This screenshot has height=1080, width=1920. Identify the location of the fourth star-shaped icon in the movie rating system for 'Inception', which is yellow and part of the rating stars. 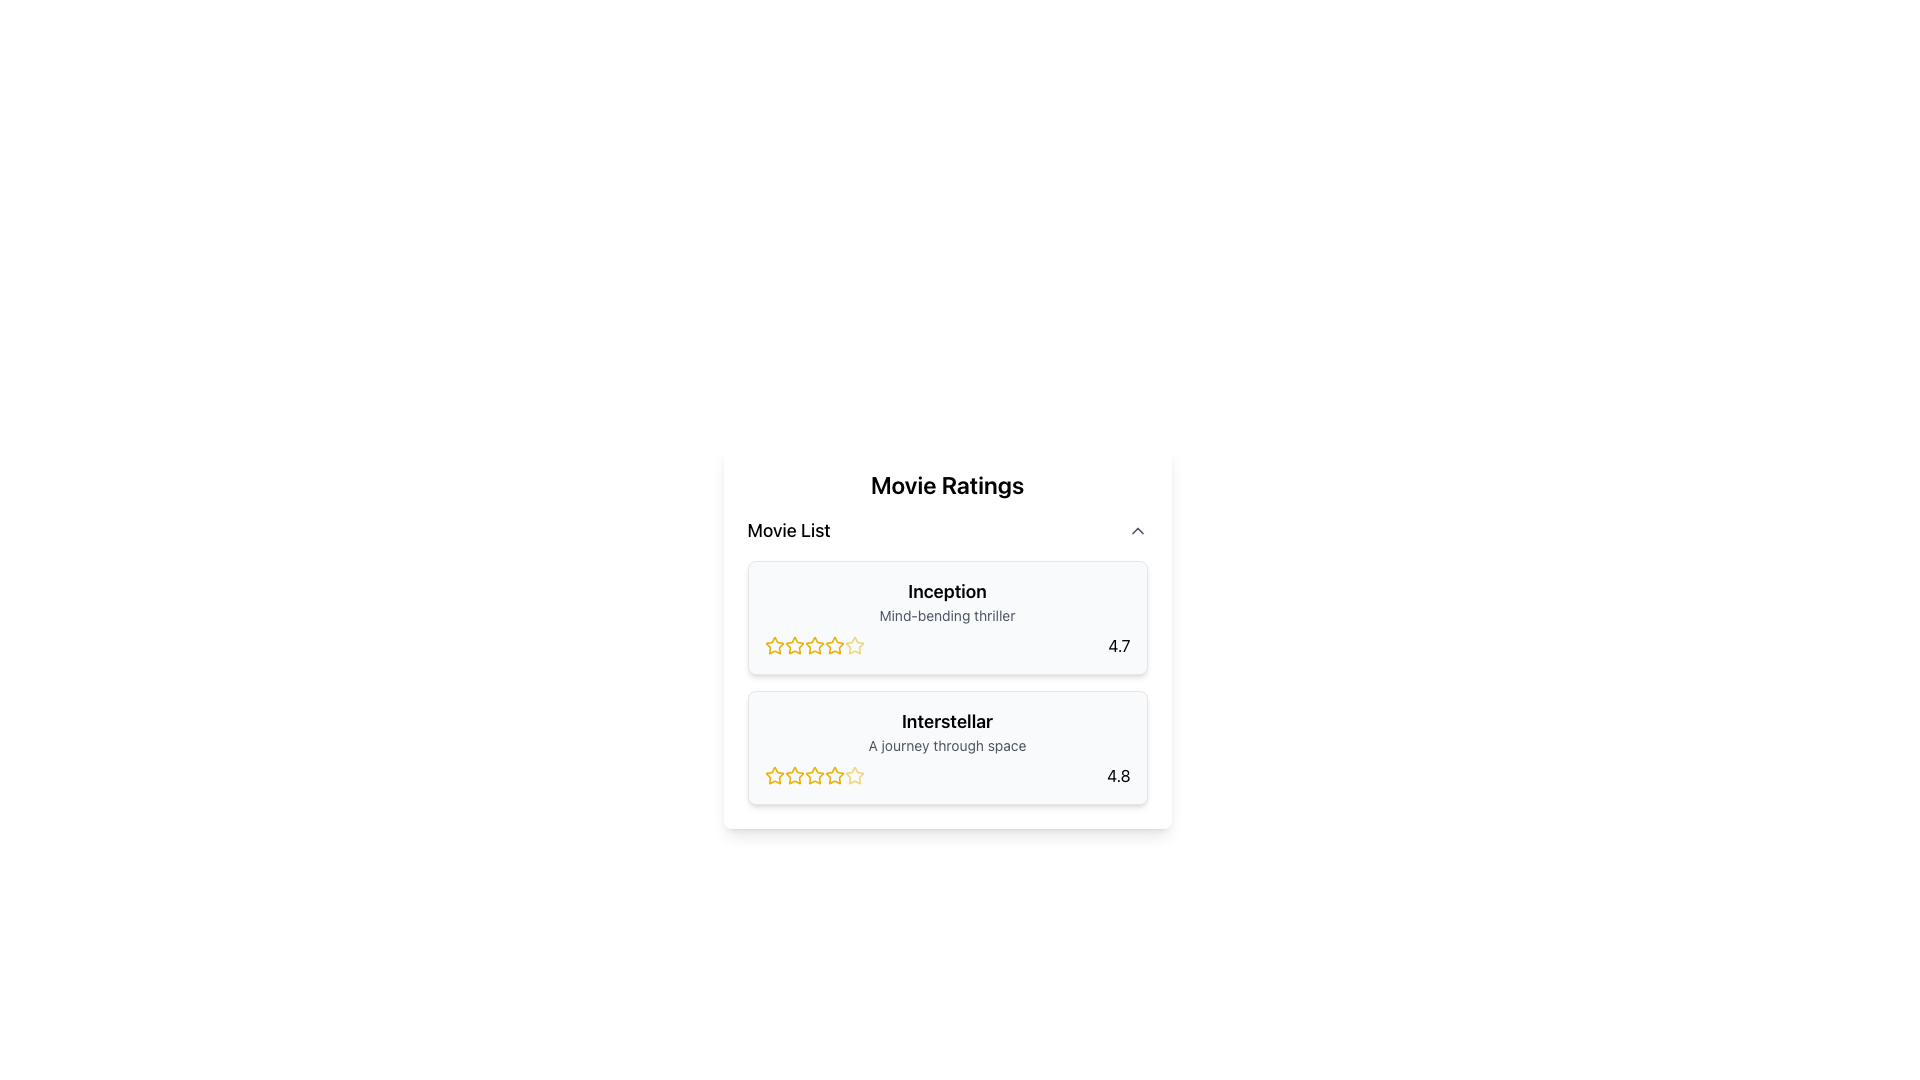
(814, 645).